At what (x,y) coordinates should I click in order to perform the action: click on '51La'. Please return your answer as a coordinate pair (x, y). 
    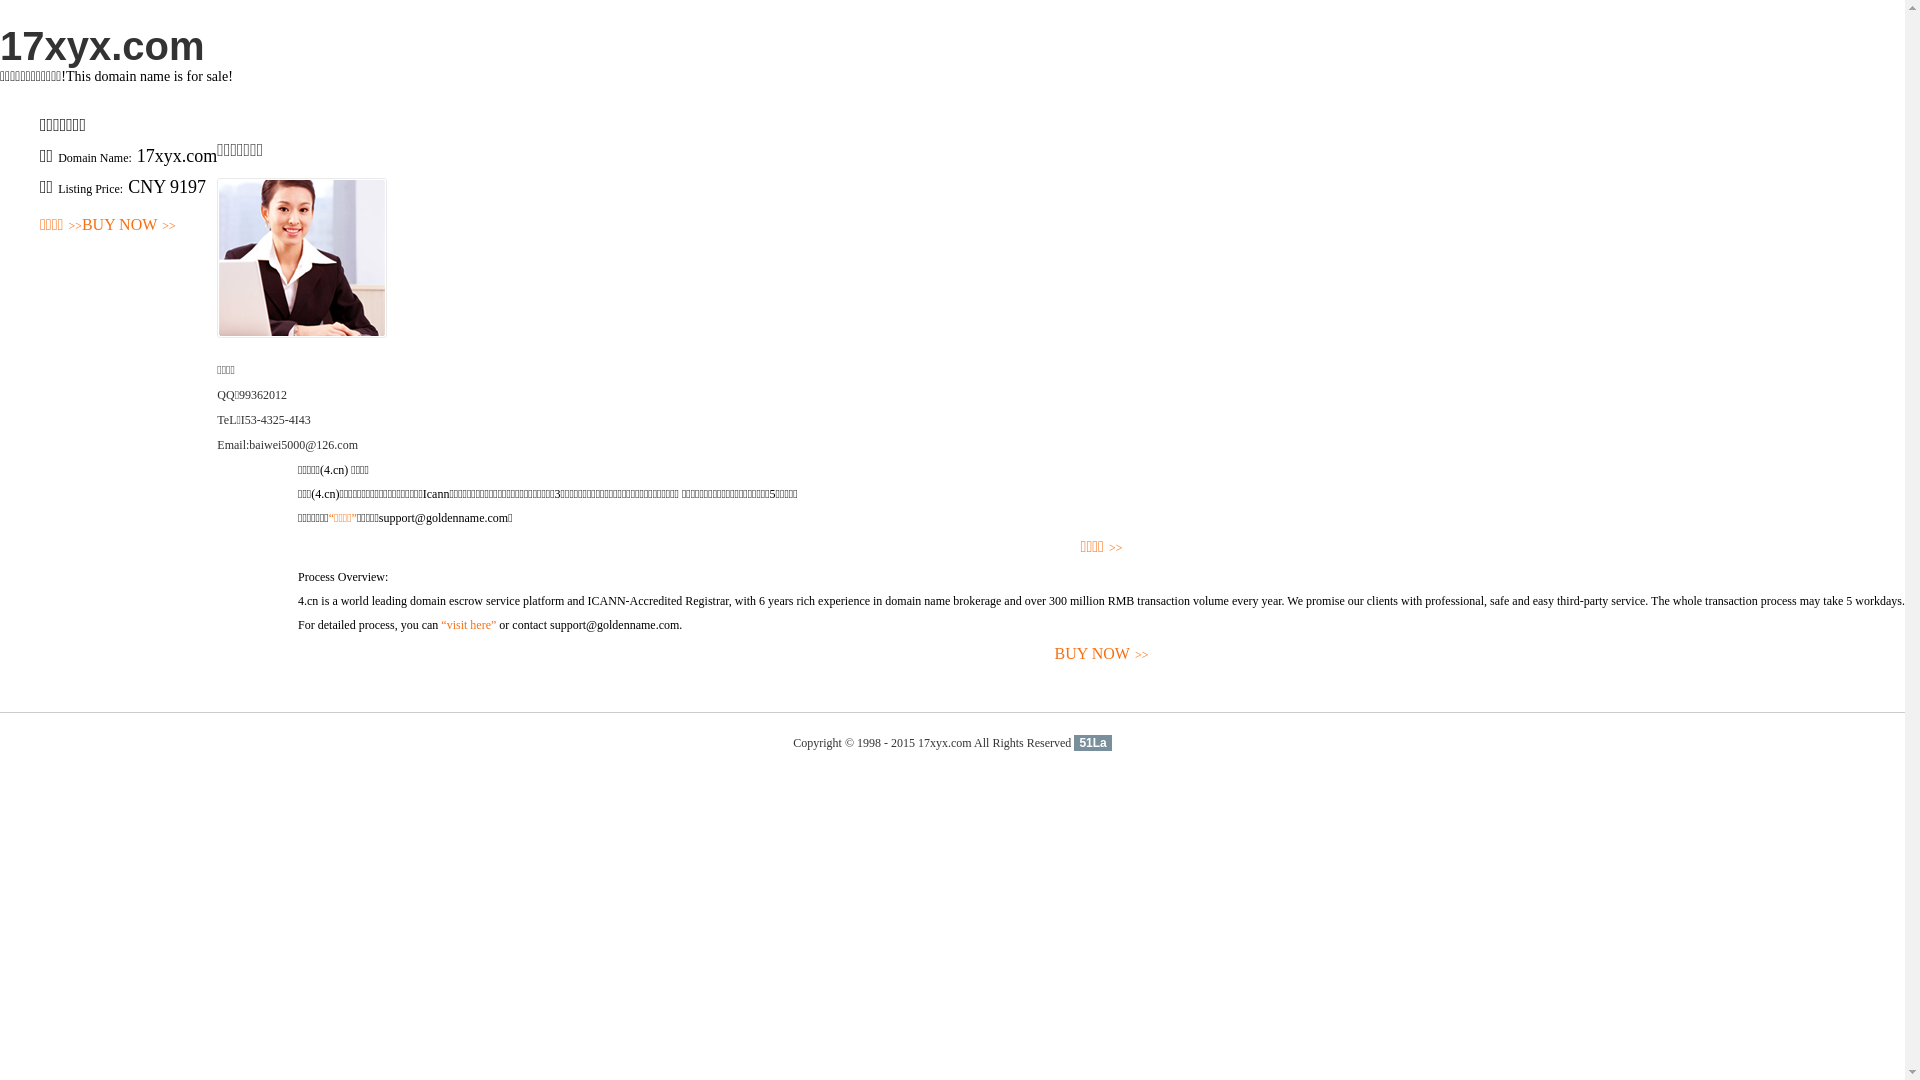
    Looking at the image, I should click on (1091, 743).